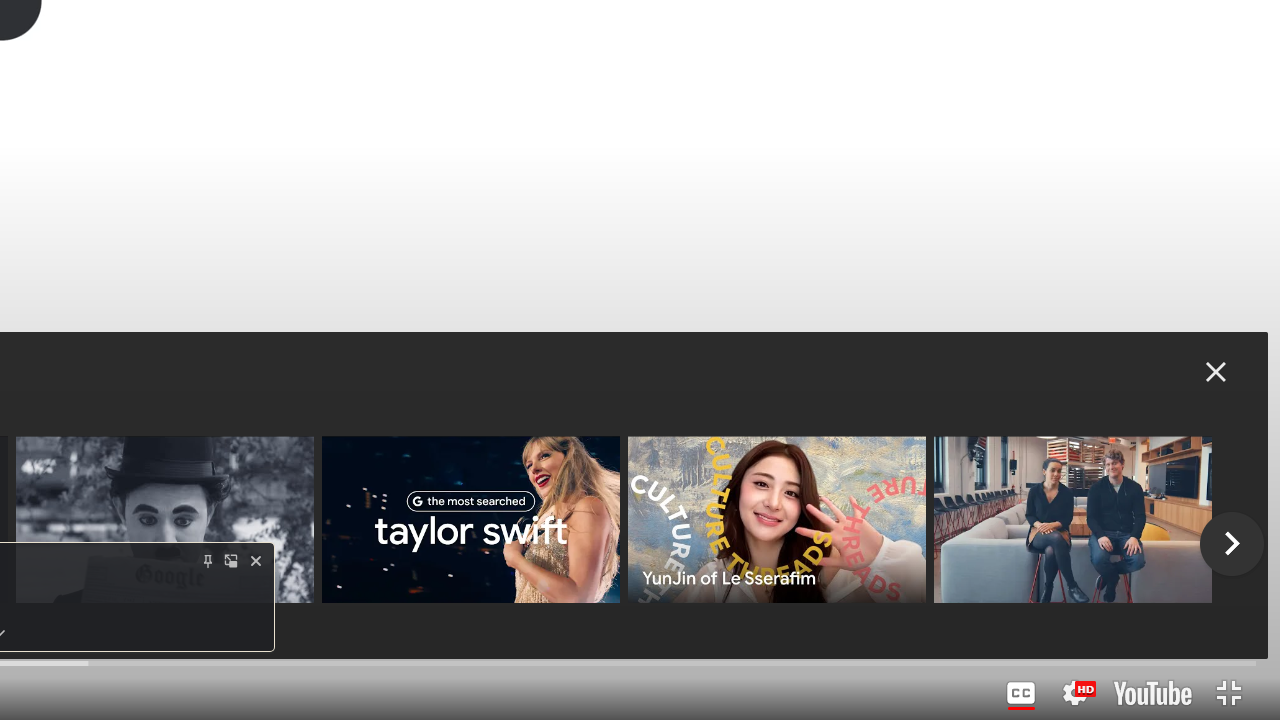 This screenshot has width=1280, height=720. I want to click on 'Watch on YouTube', so click(1152, 692).